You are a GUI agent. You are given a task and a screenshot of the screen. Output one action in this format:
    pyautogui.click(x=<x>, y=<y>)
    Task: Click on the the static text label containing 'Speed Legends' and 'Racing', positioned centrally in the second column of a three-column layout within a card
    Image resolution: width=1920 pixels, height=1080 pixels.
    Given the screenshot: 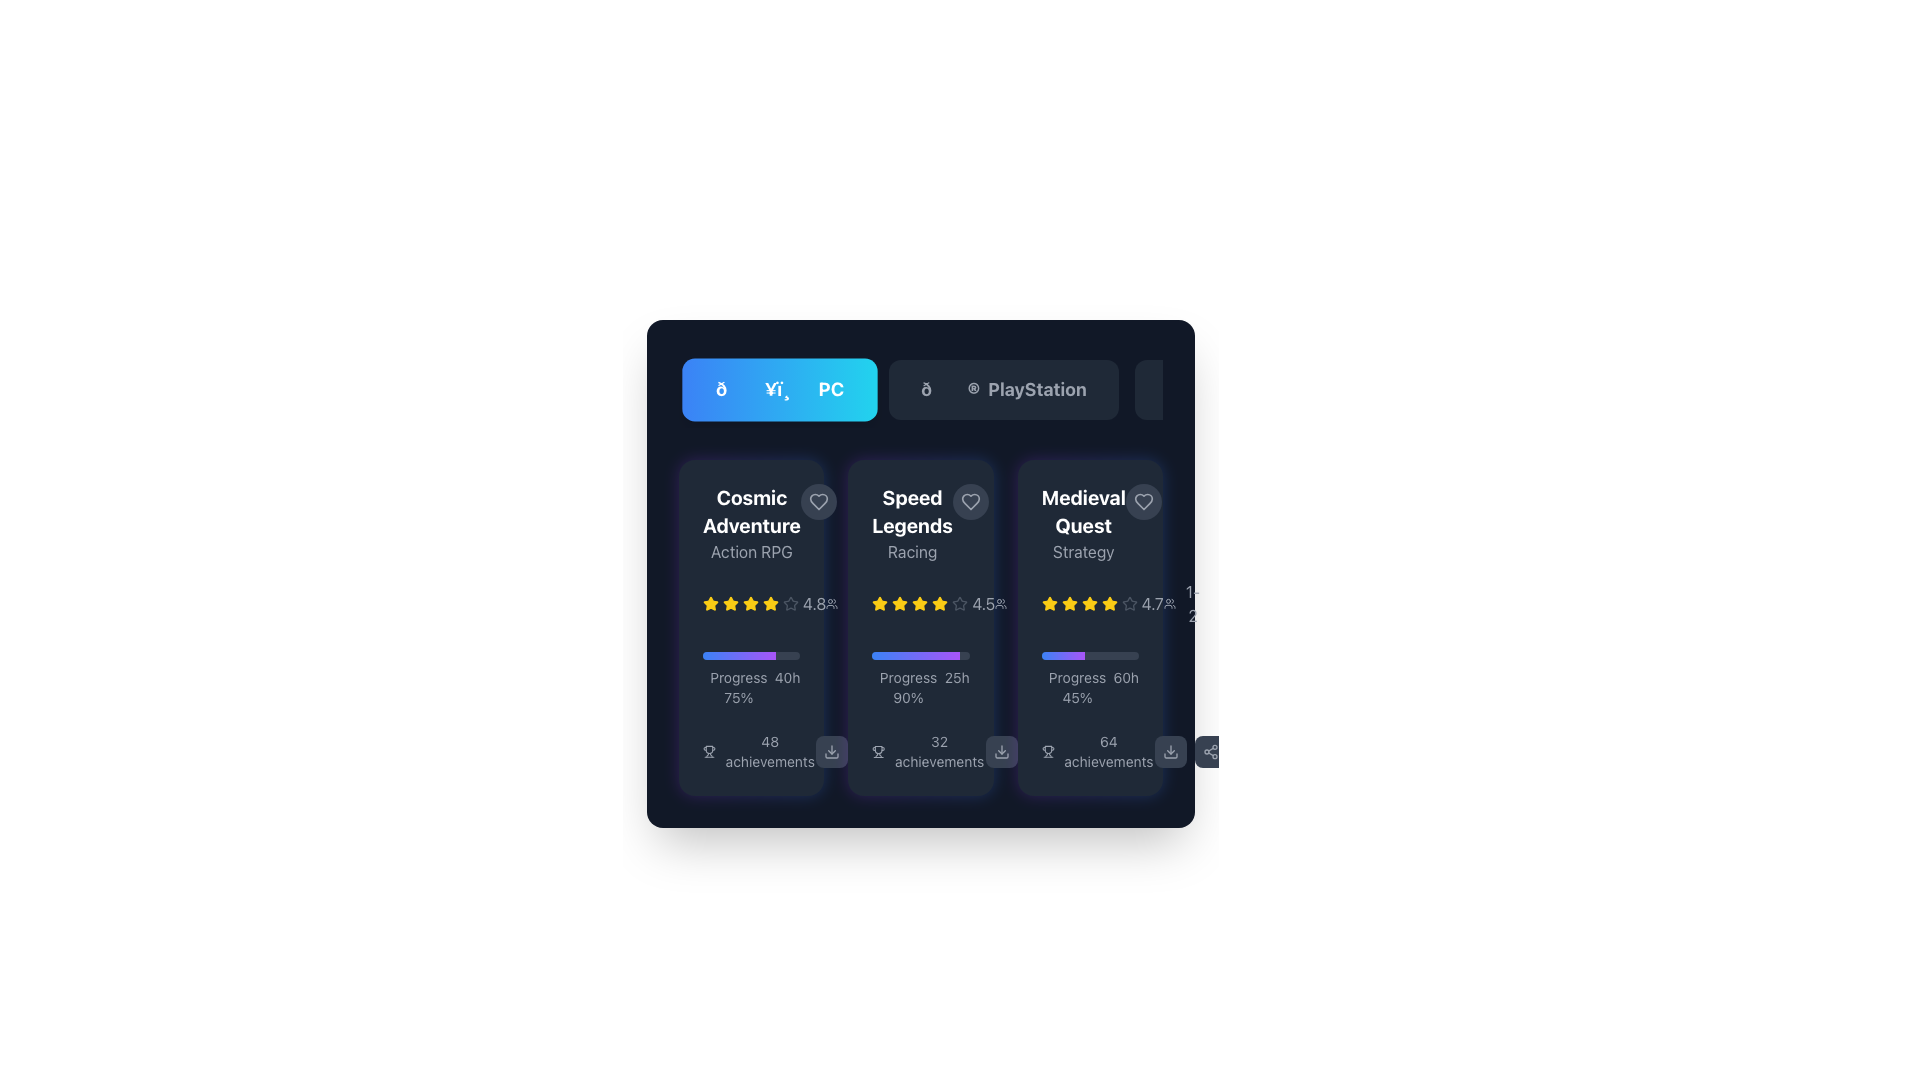 What is the action you would take?
    pyautogui.click(x=920, y=523)
    